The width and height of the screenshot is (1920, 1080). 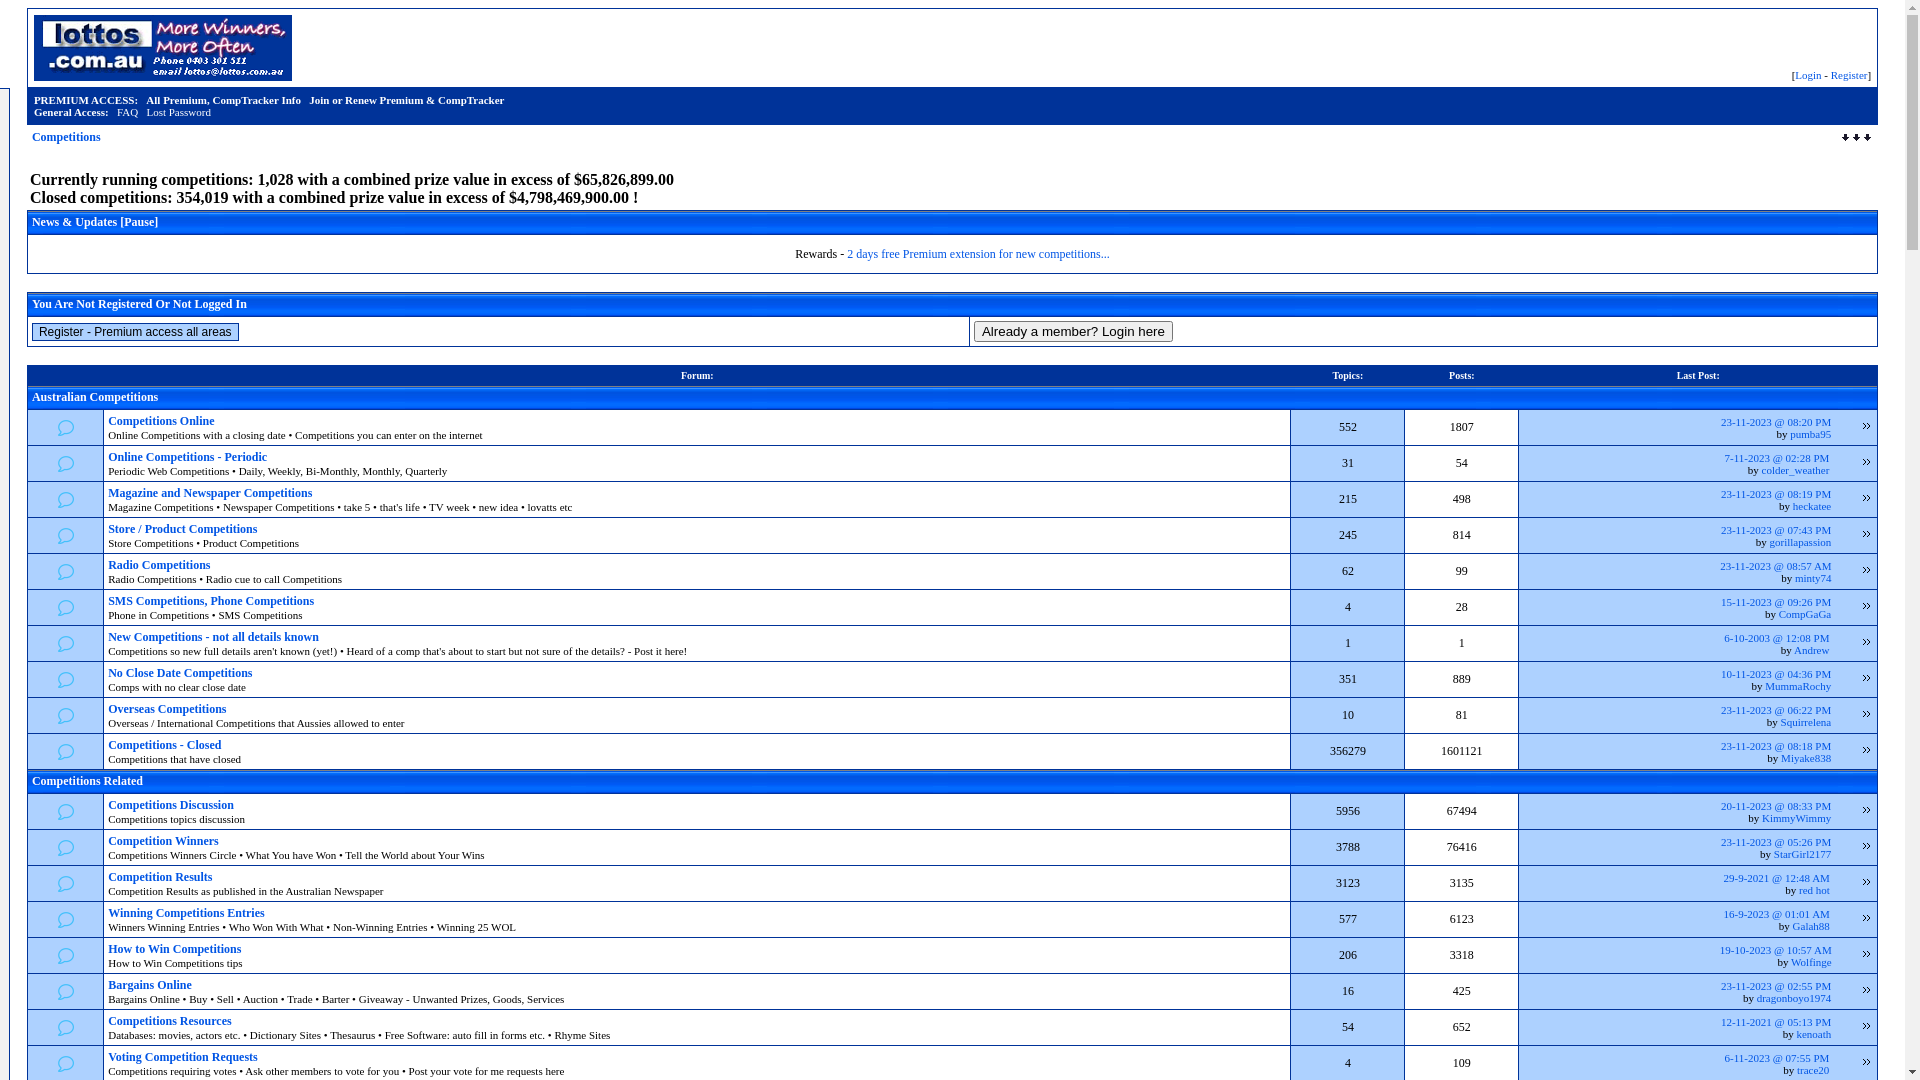 I want to click on 'KimmyWimmy', so click(x=1761, y=817).